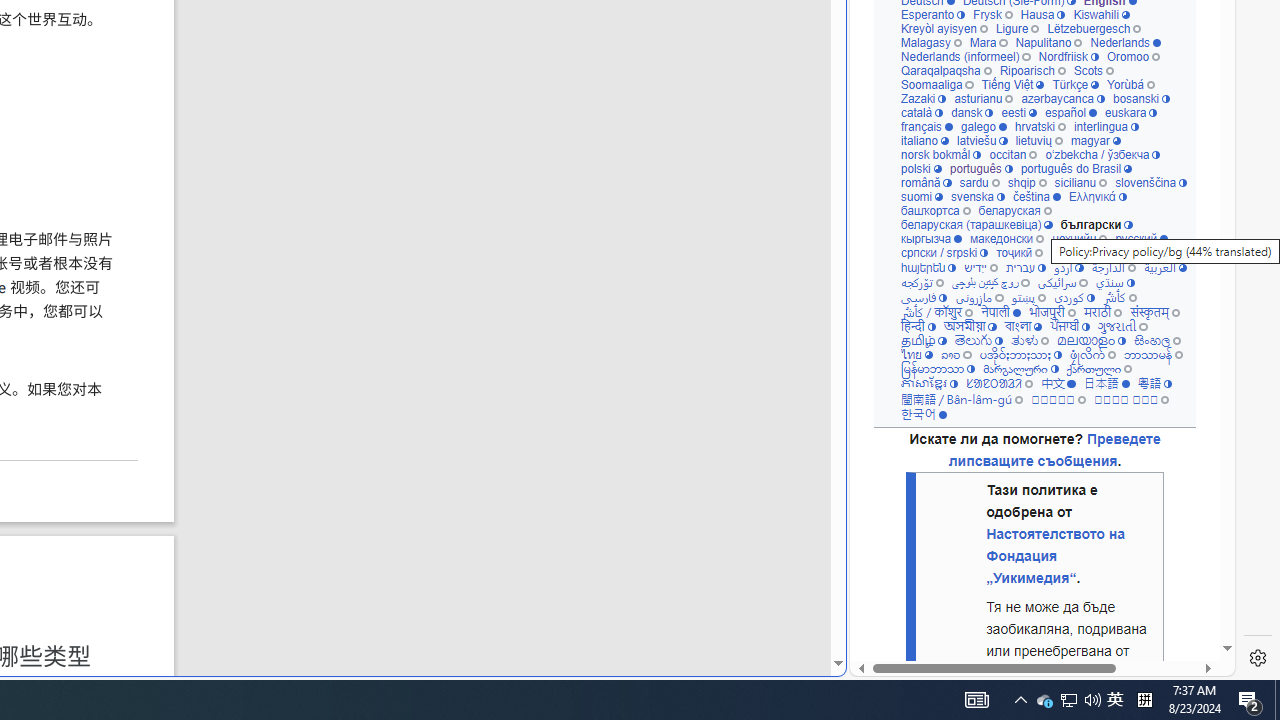 This screenshot has width=1280, height=720. I want to click on 'Nederlands (informeel)', so click(965, 55).